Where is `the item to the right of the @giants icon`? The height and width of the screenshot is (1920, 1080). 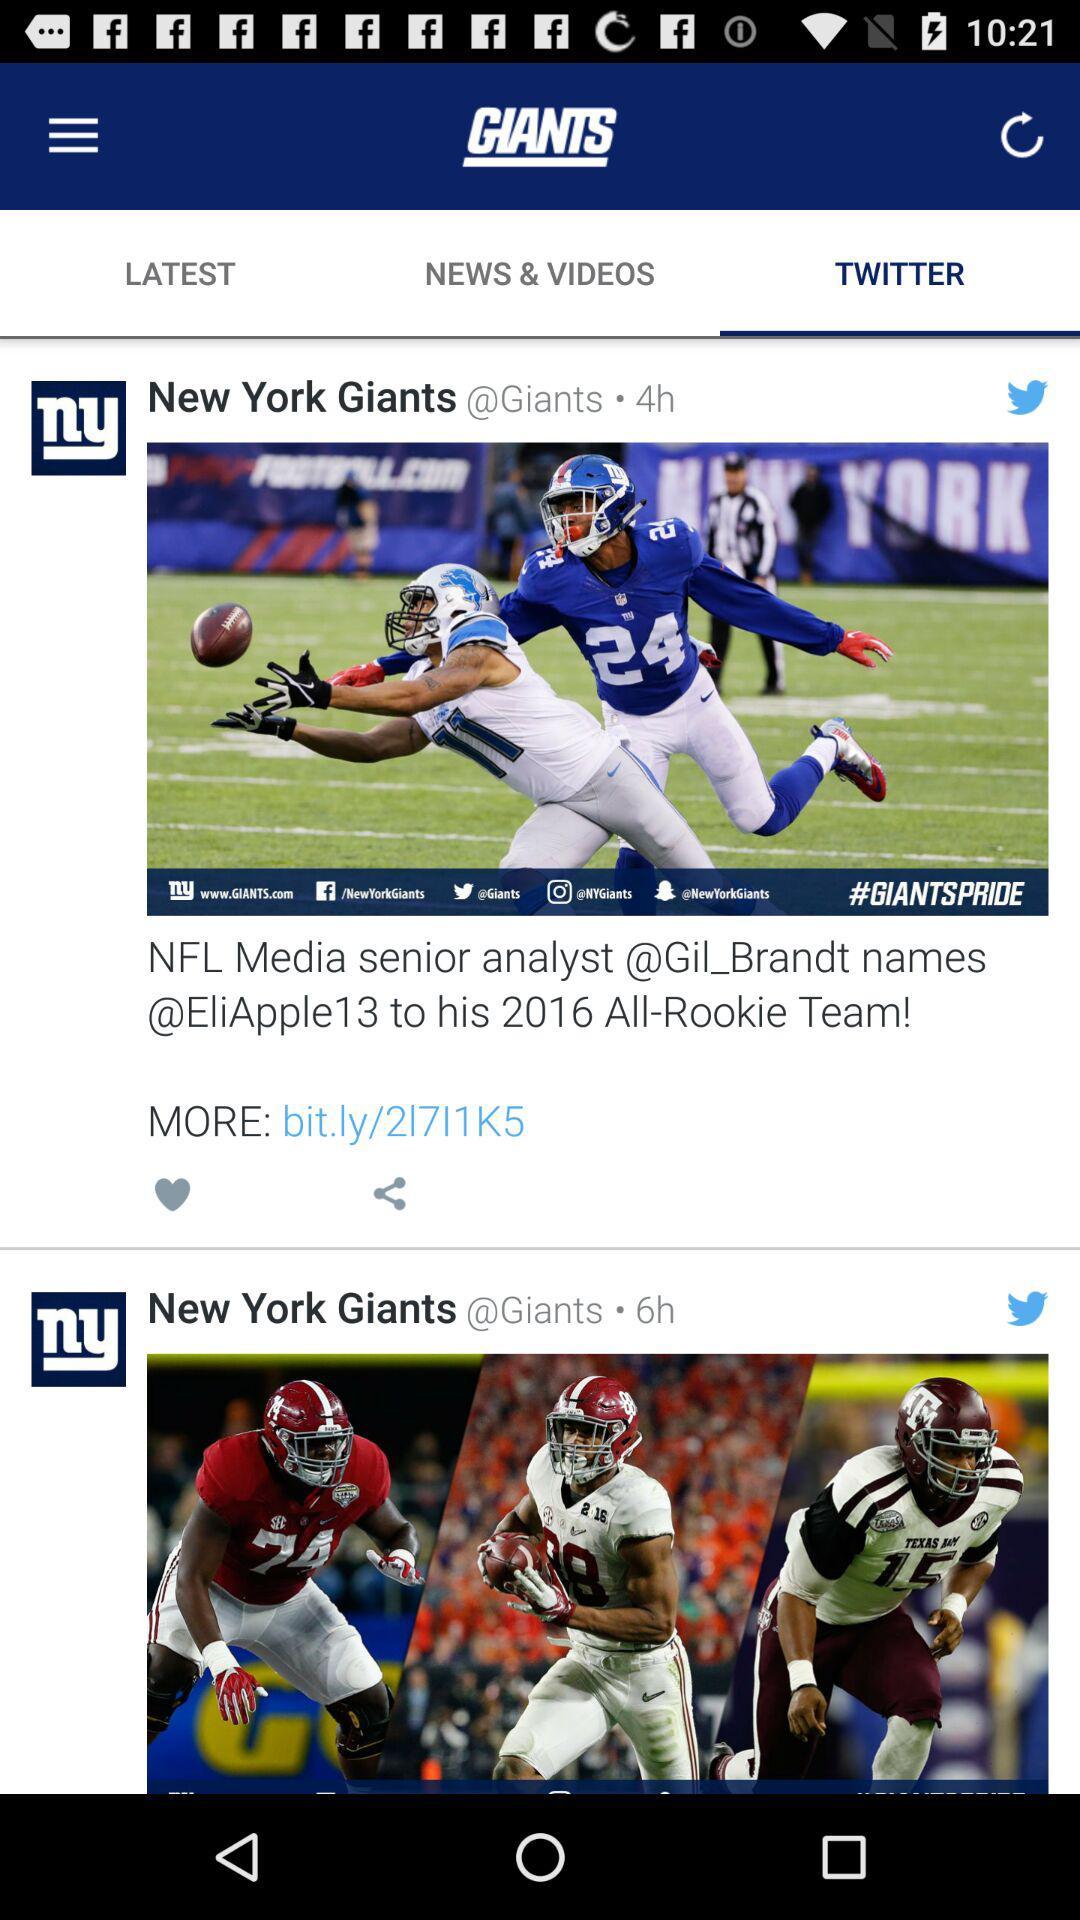
the item to the right of the @giants icon is located at coordinates (639, 1308).